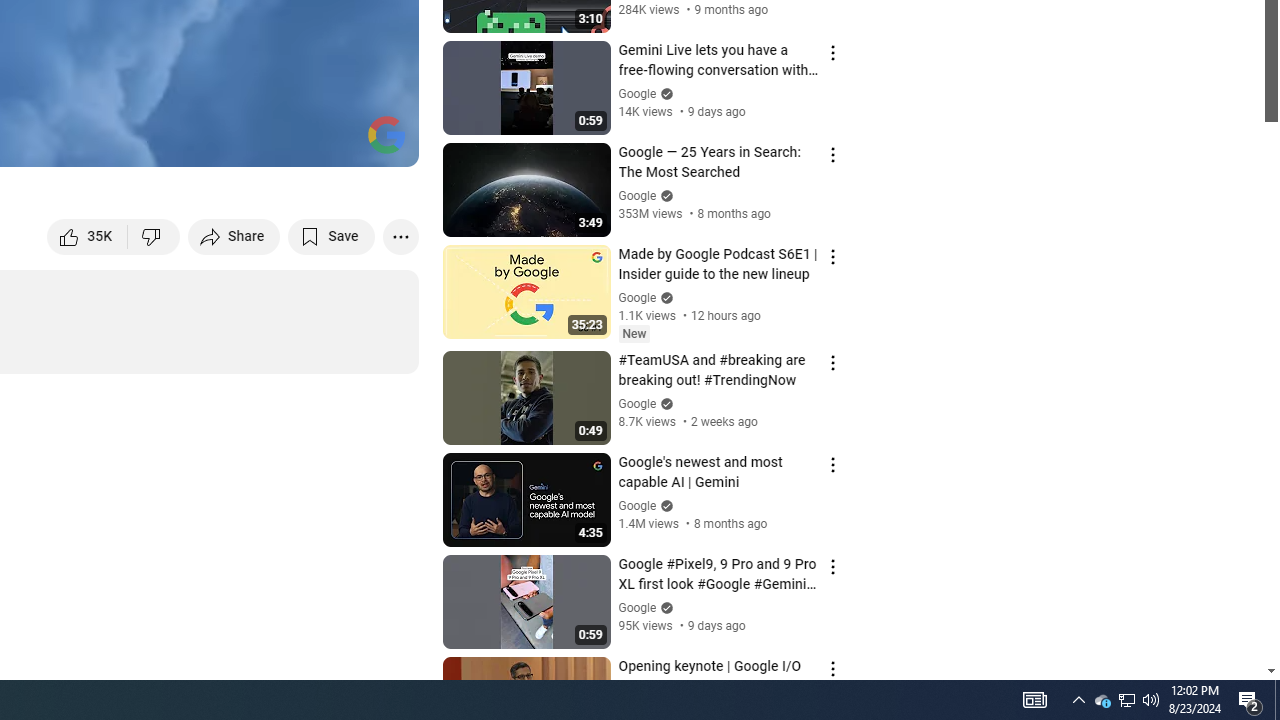  I want to click on 'Full screen (f)', so click(382, 141).